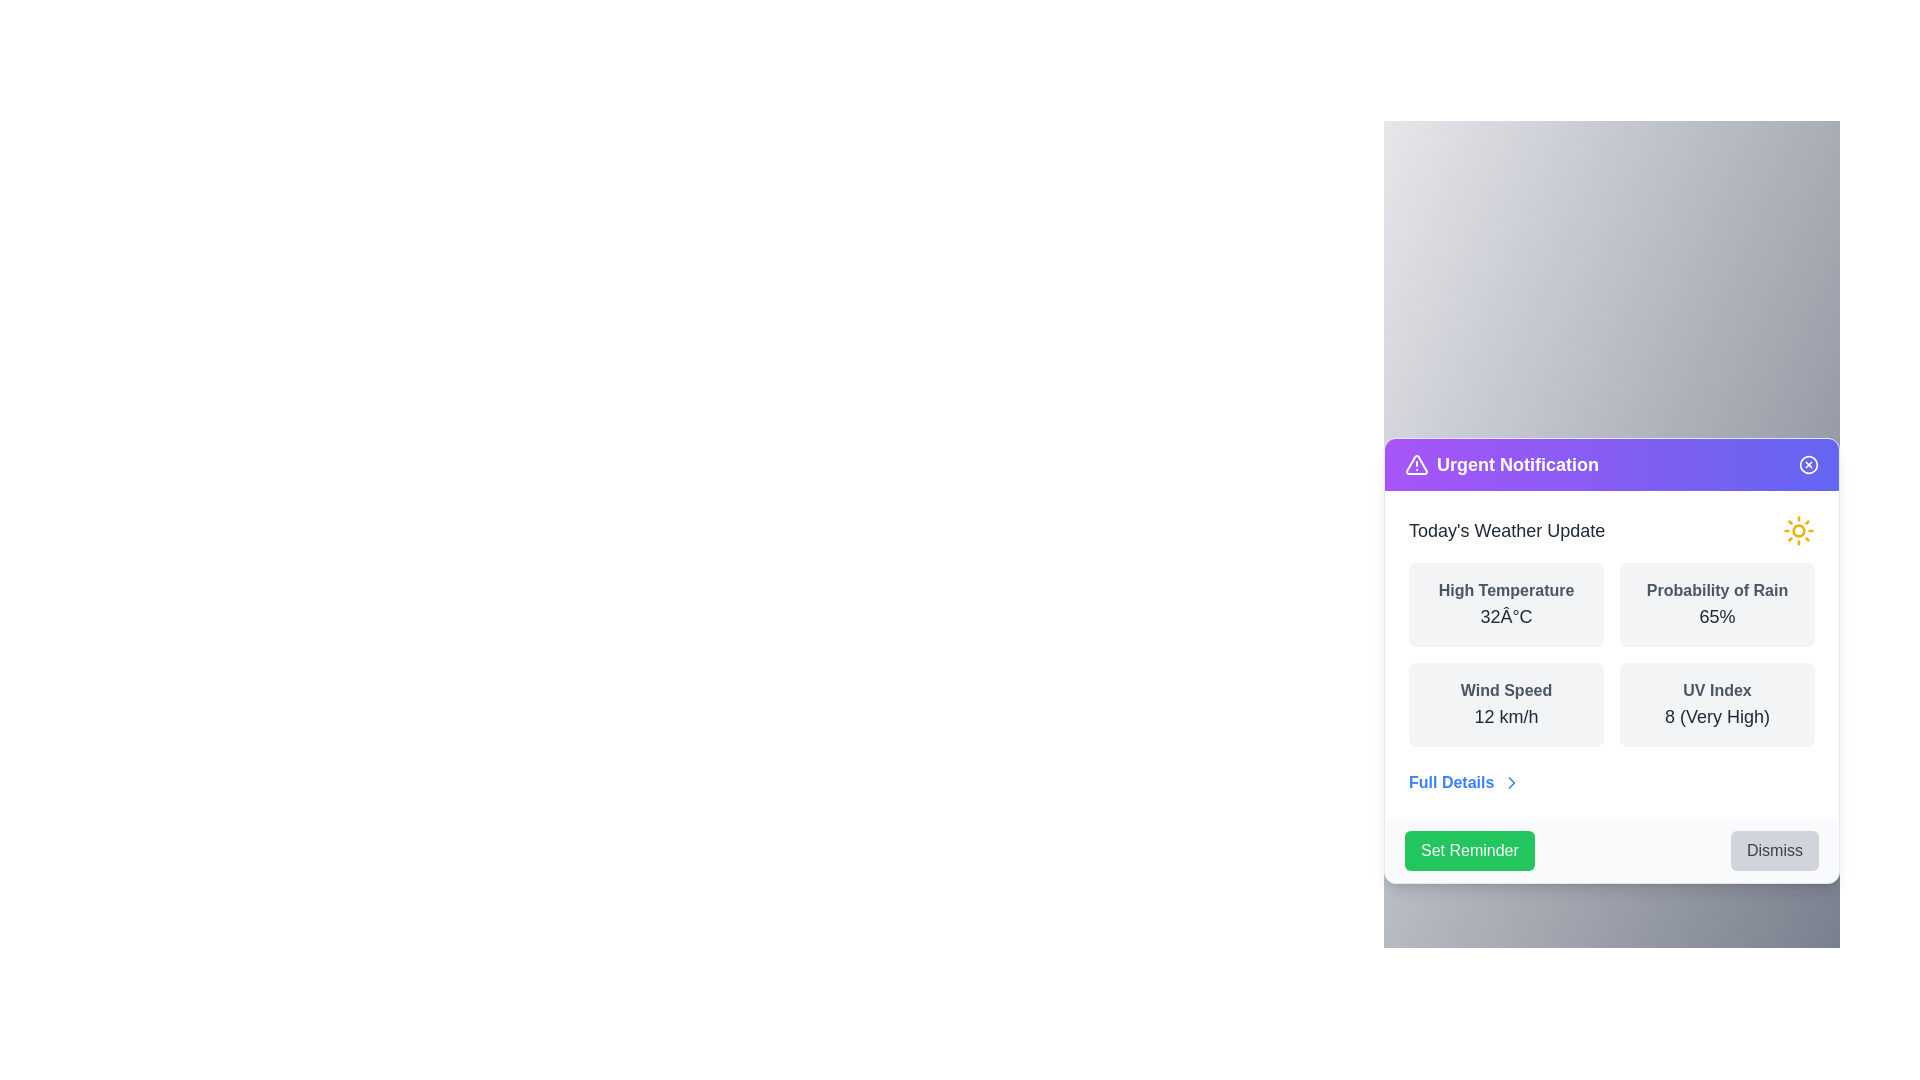  I want to click on the 'Wind Speed' text label, which is displayed in bold gray font and is positioned above '12 km/h' in the weather report section, so click(1506, 689).